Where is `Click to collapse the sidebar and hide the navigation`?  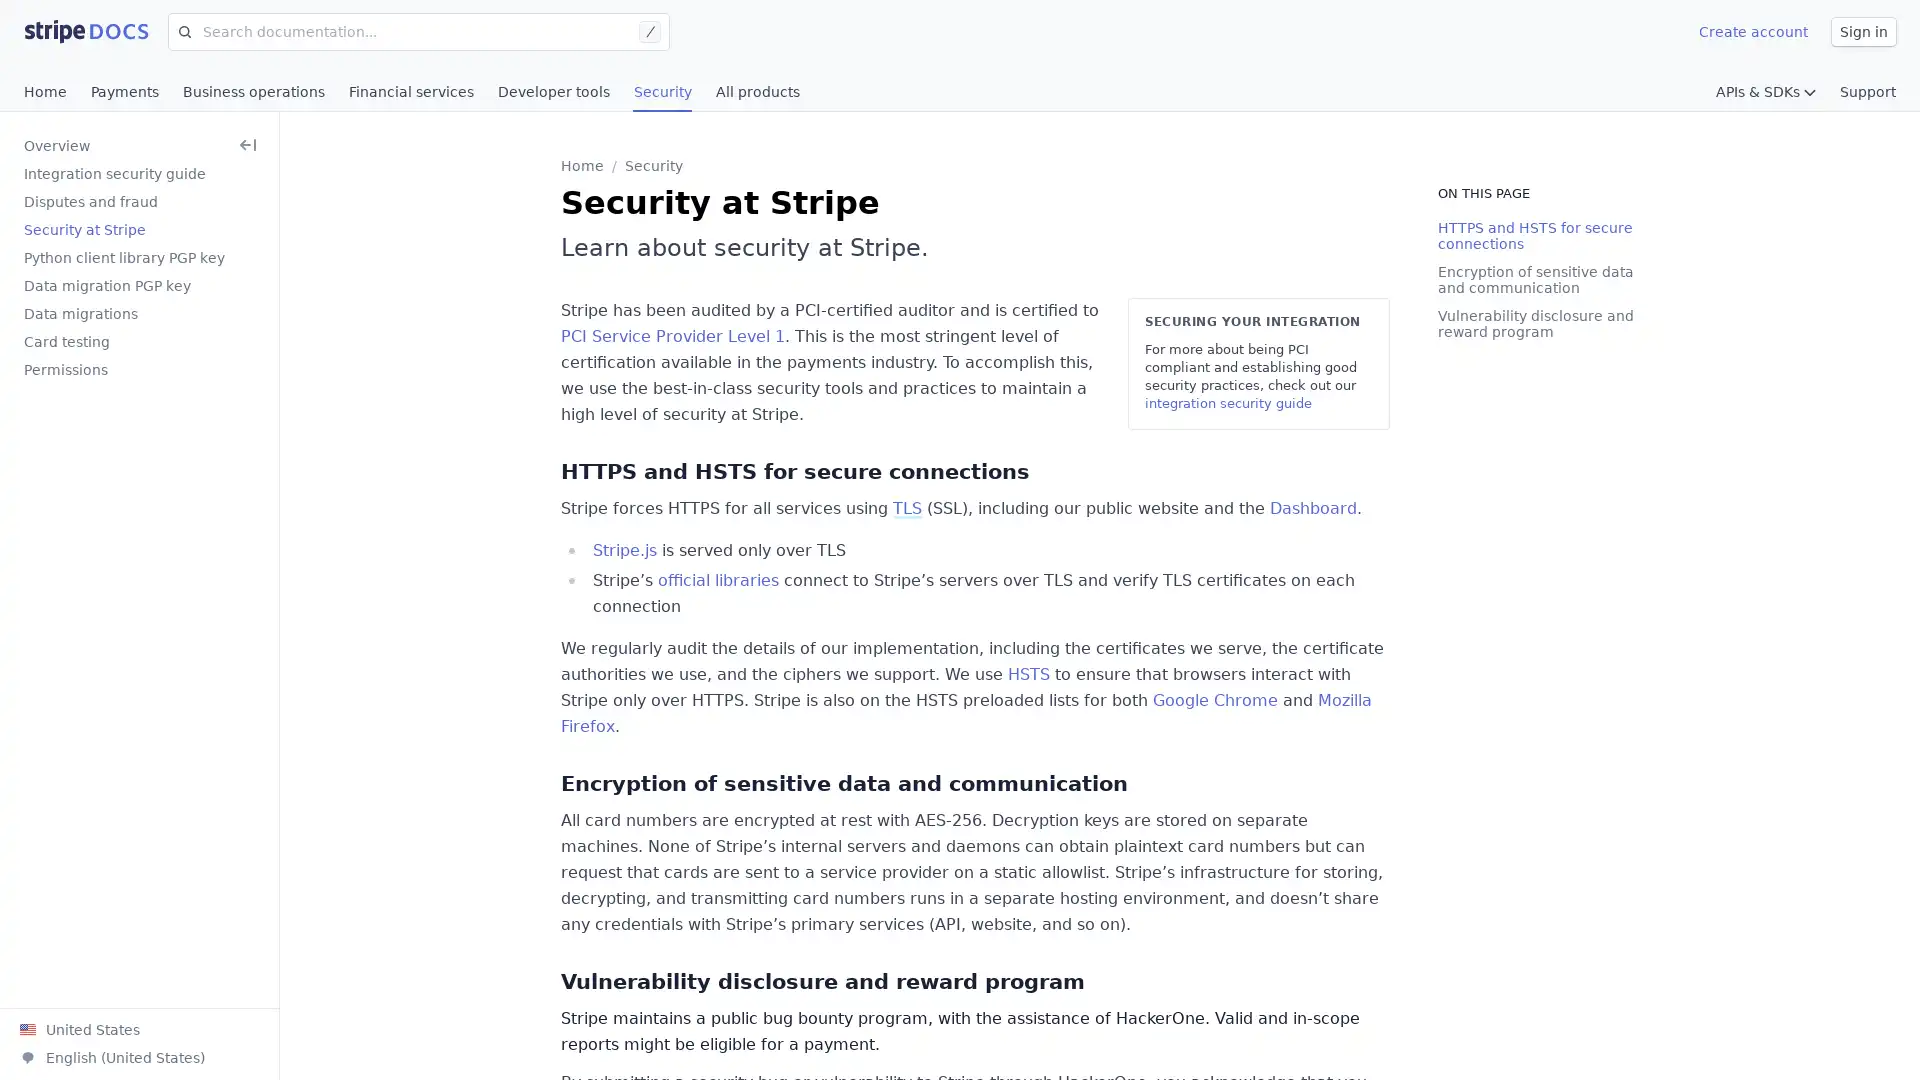
Click to collapse the sidebar and hide the navigation is located at coordinates (247, 145).